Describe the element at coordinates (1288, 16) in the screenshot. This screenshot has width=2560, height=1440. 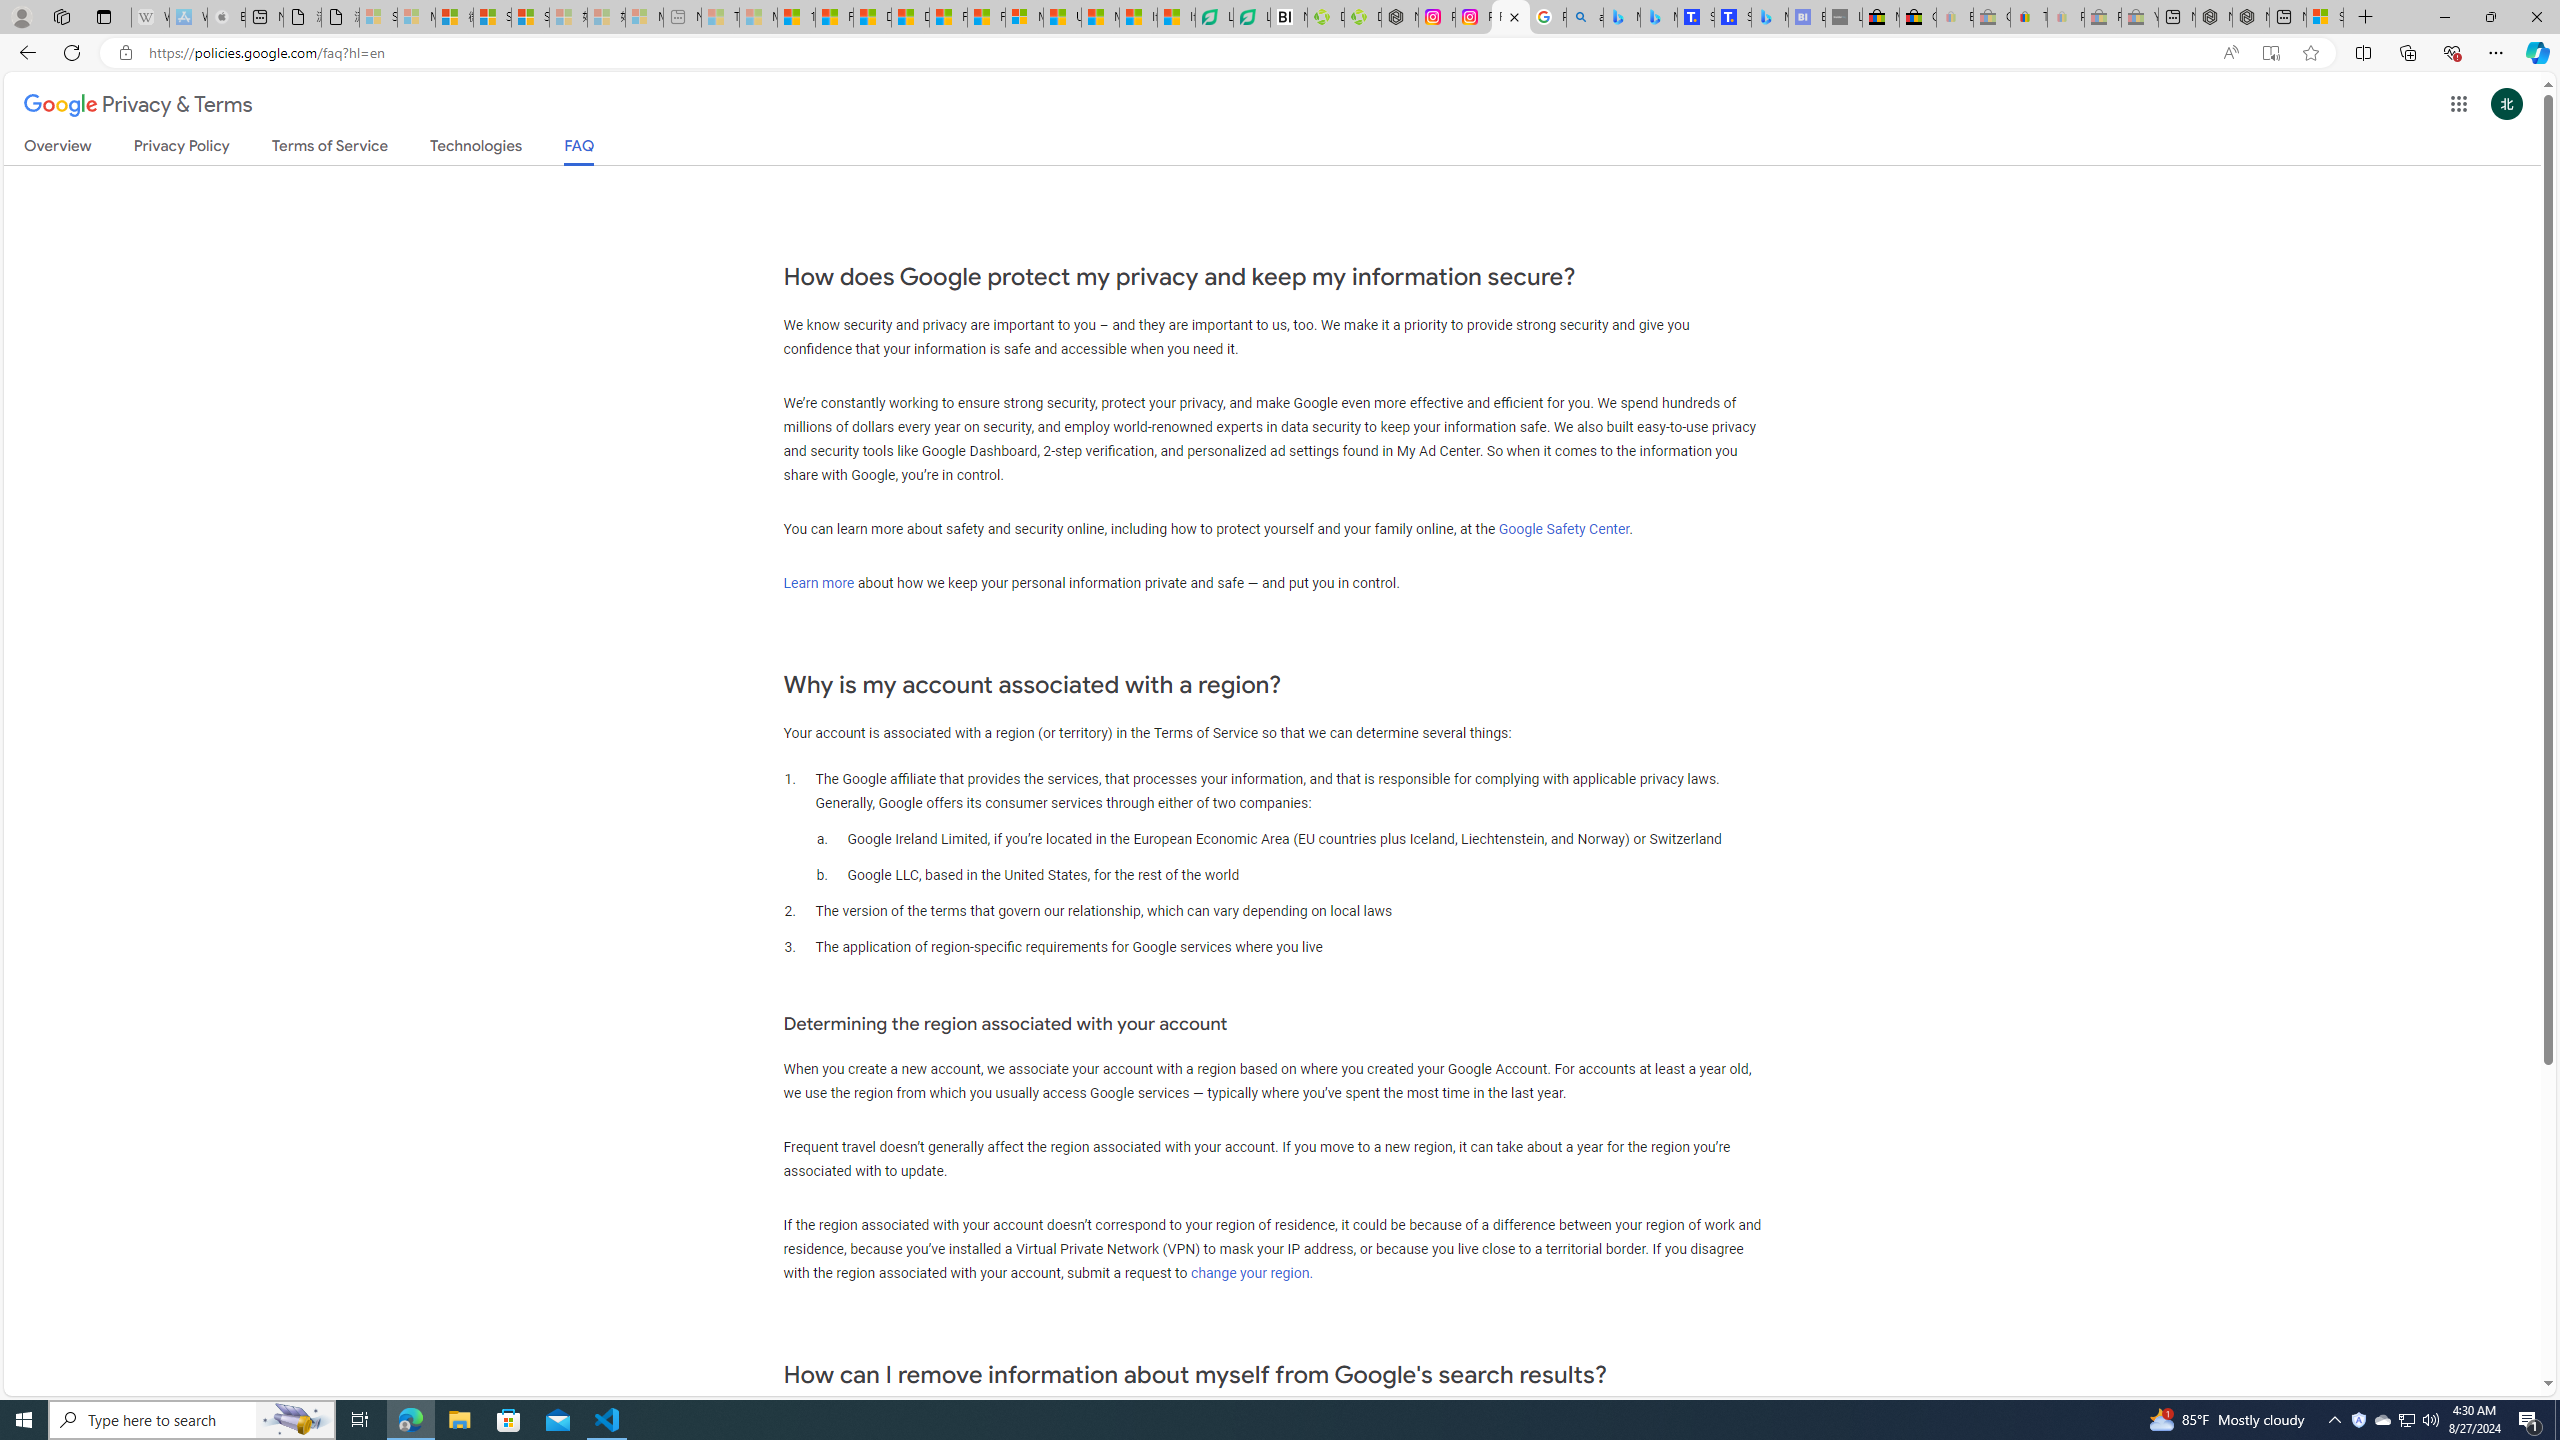
I see `'Nvidia va a poner a prueba la paciencia de los inversores'` at that location.